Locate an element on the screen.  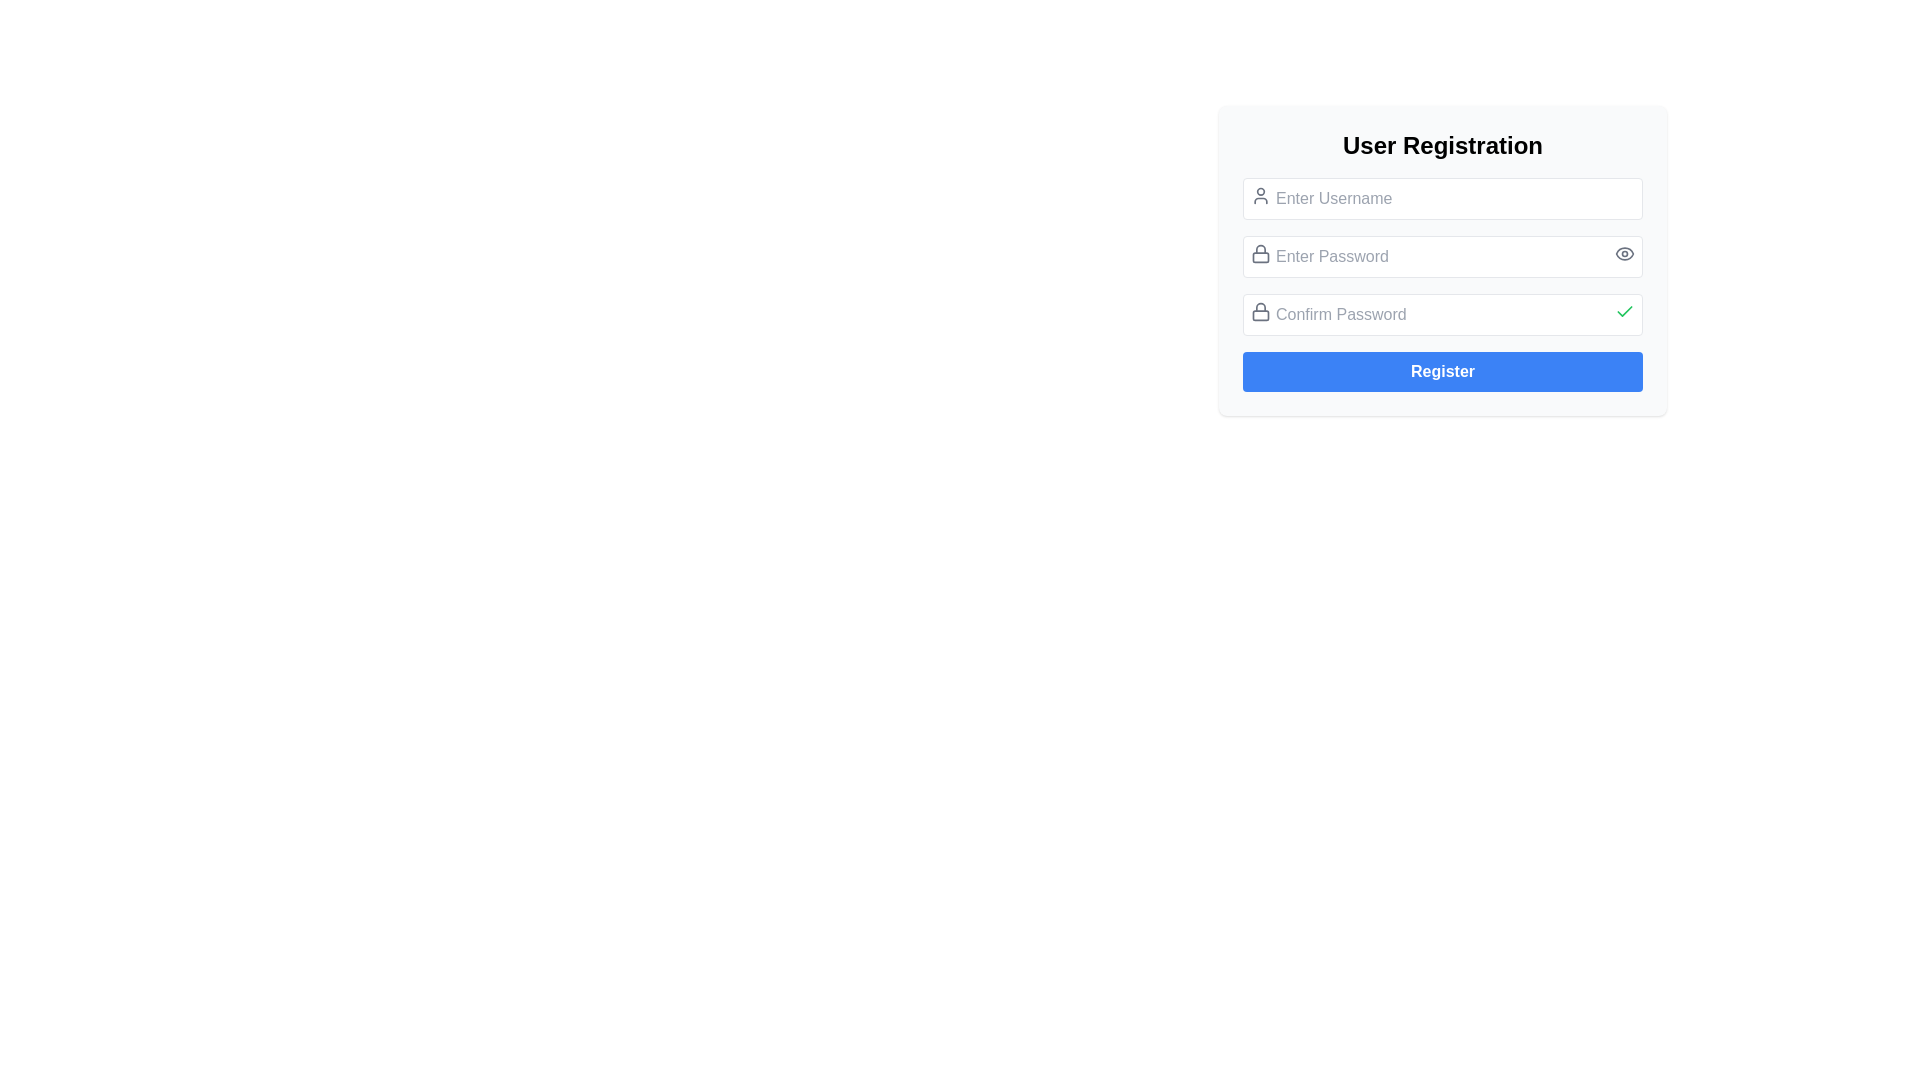
the icon indicating the Confirm Password field in the user registration form, located at the top-left corner of the Confirm Password field is located at coordinates (1260, 312).